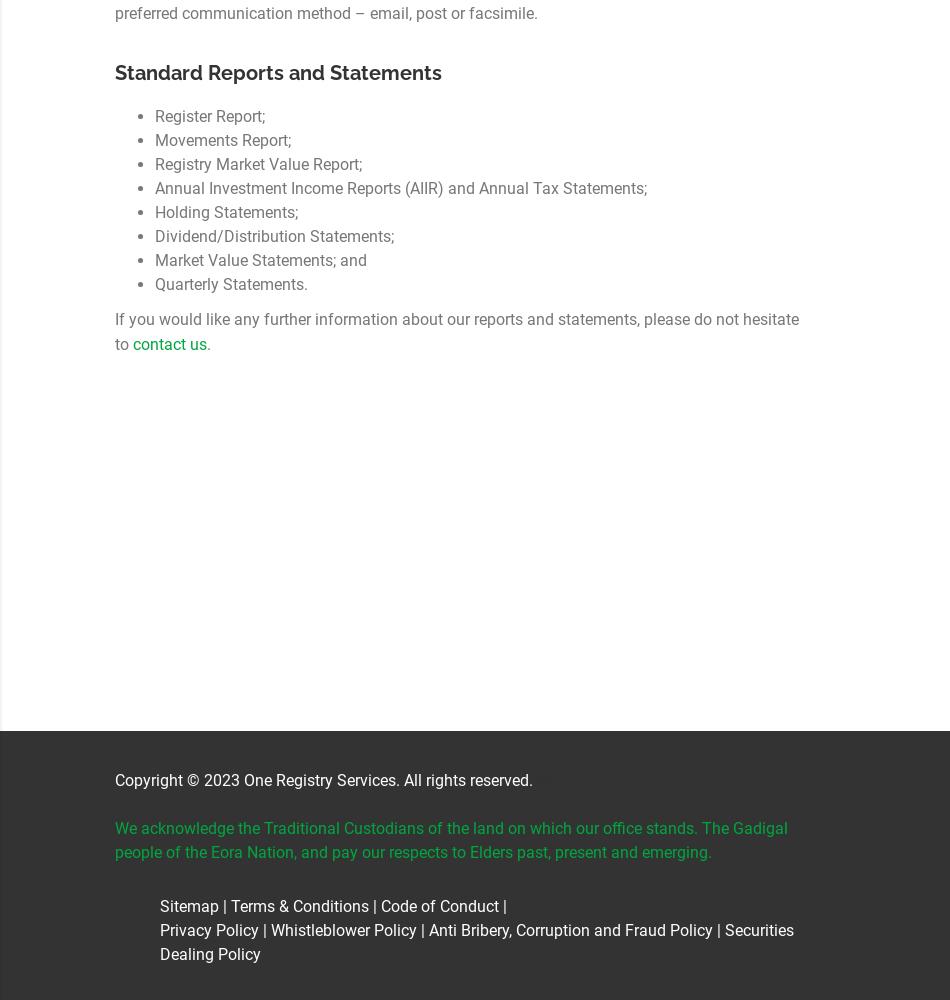  Describe the element at coordinates (155, 211) in the screenshot. I see `'Holding Statements;'` at that location.